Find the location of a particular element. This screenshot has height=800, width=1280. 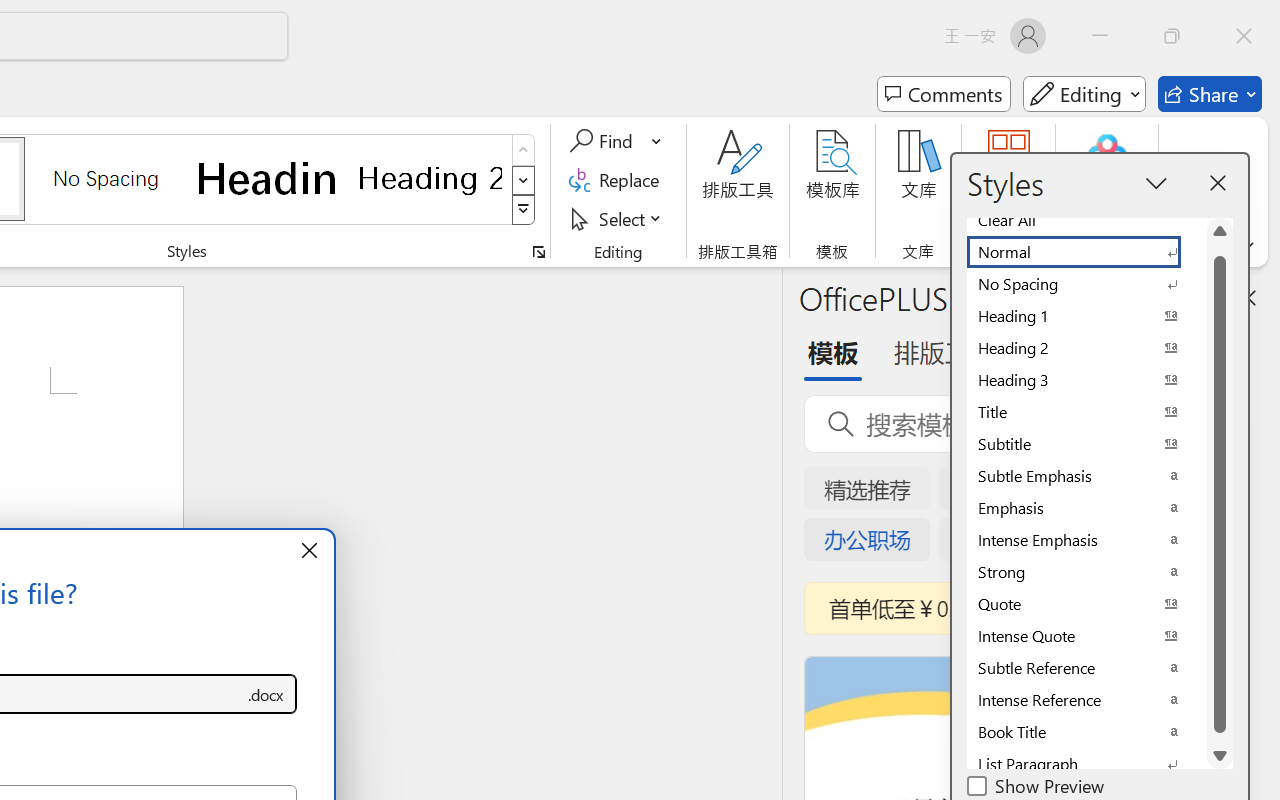

'Title' is located at coordinates (1085, 412).